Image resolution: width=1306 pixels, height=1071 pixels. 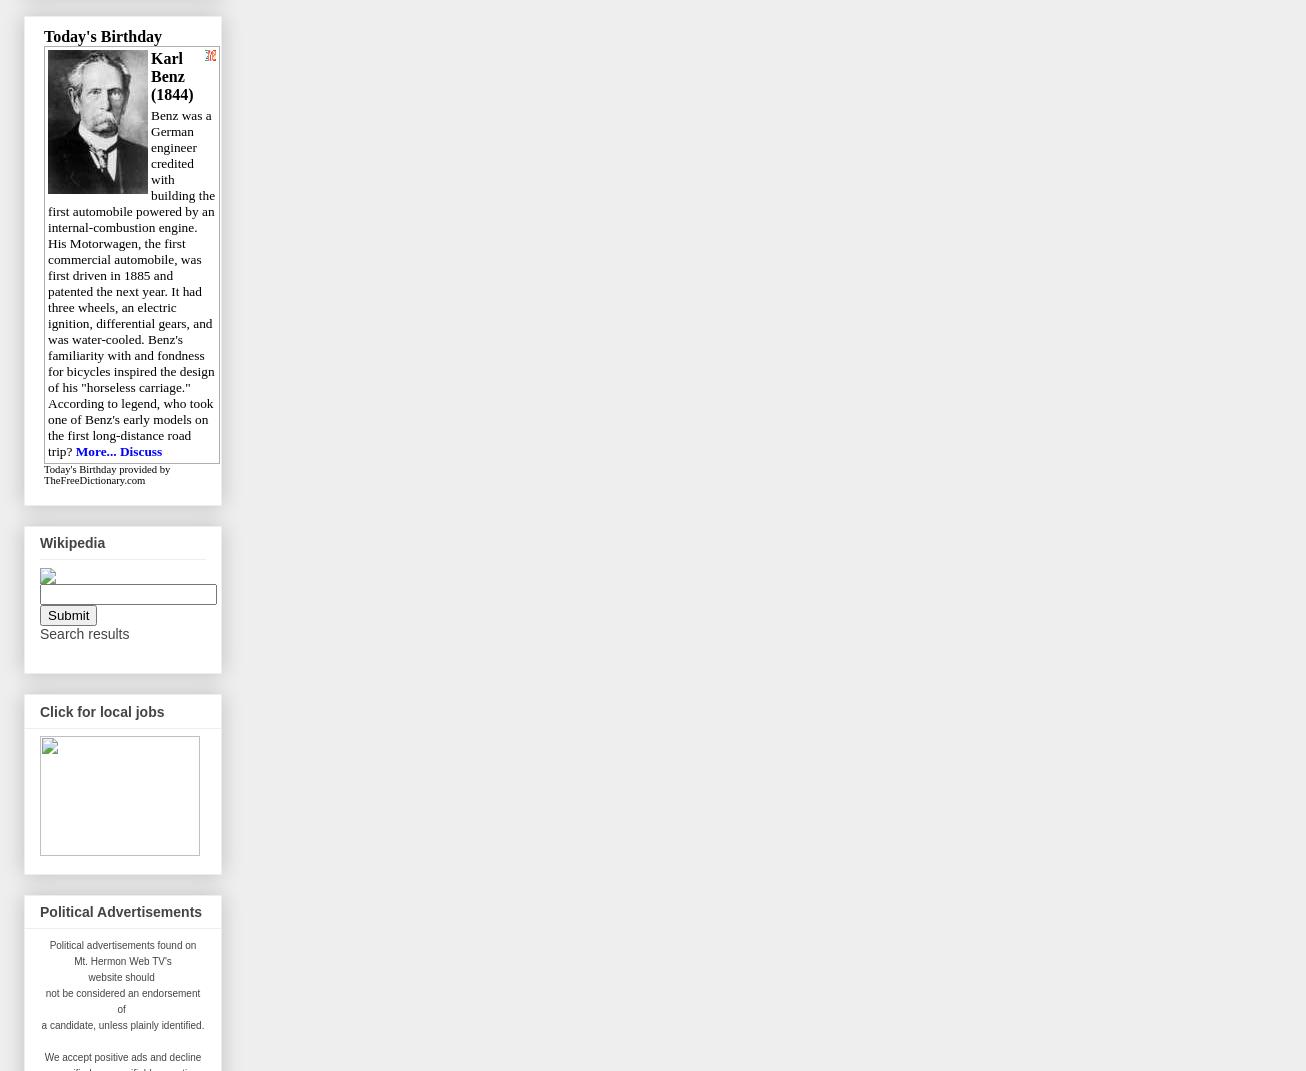 What do you see at coordinates (93, 479) in the screenshot?
I see `'TheFreeDictionary.com'` at bounding box center [93, 479].